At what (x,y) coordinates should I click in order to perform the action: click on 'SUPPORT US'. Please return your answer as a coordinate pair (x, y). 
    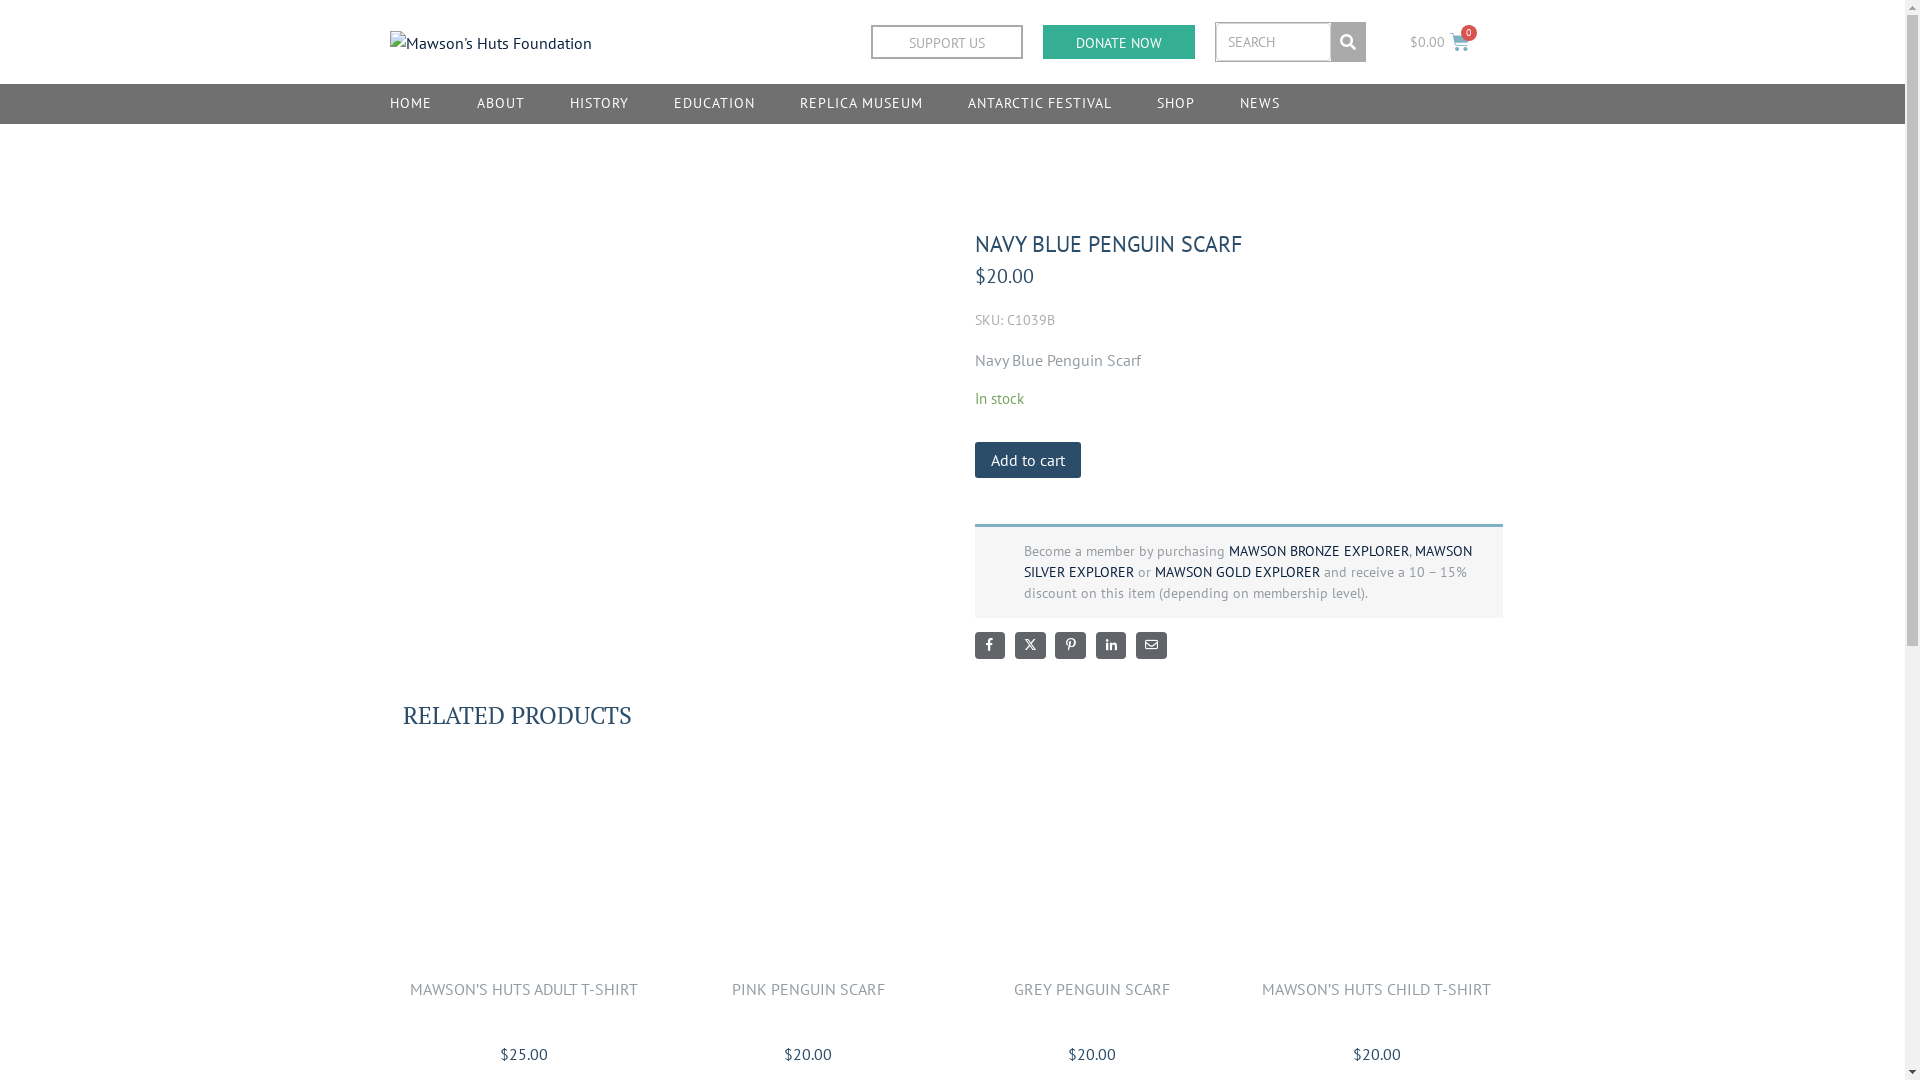
    Looking at the image, I should click on (870, 42).